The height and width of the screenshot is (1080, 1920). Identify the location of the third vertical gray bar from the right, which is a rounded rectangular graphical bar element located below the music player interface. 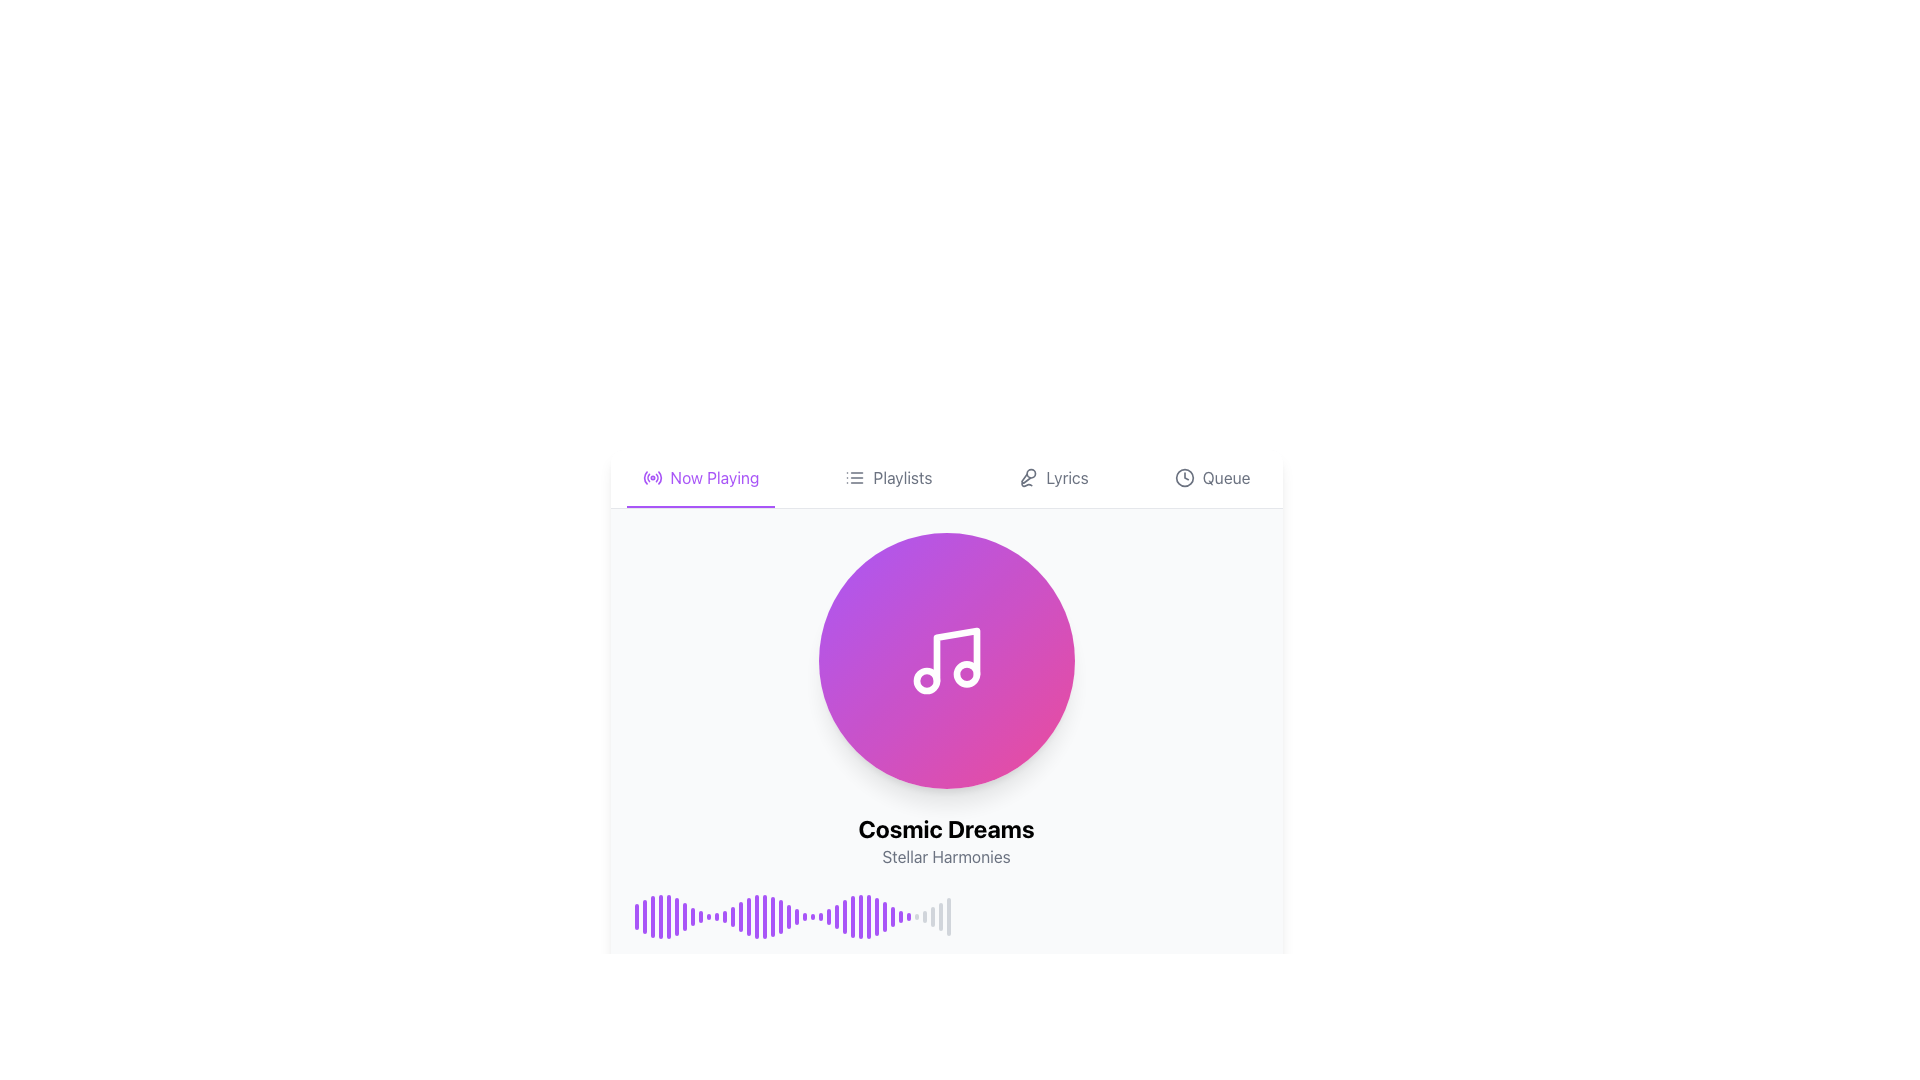
(931, 917).